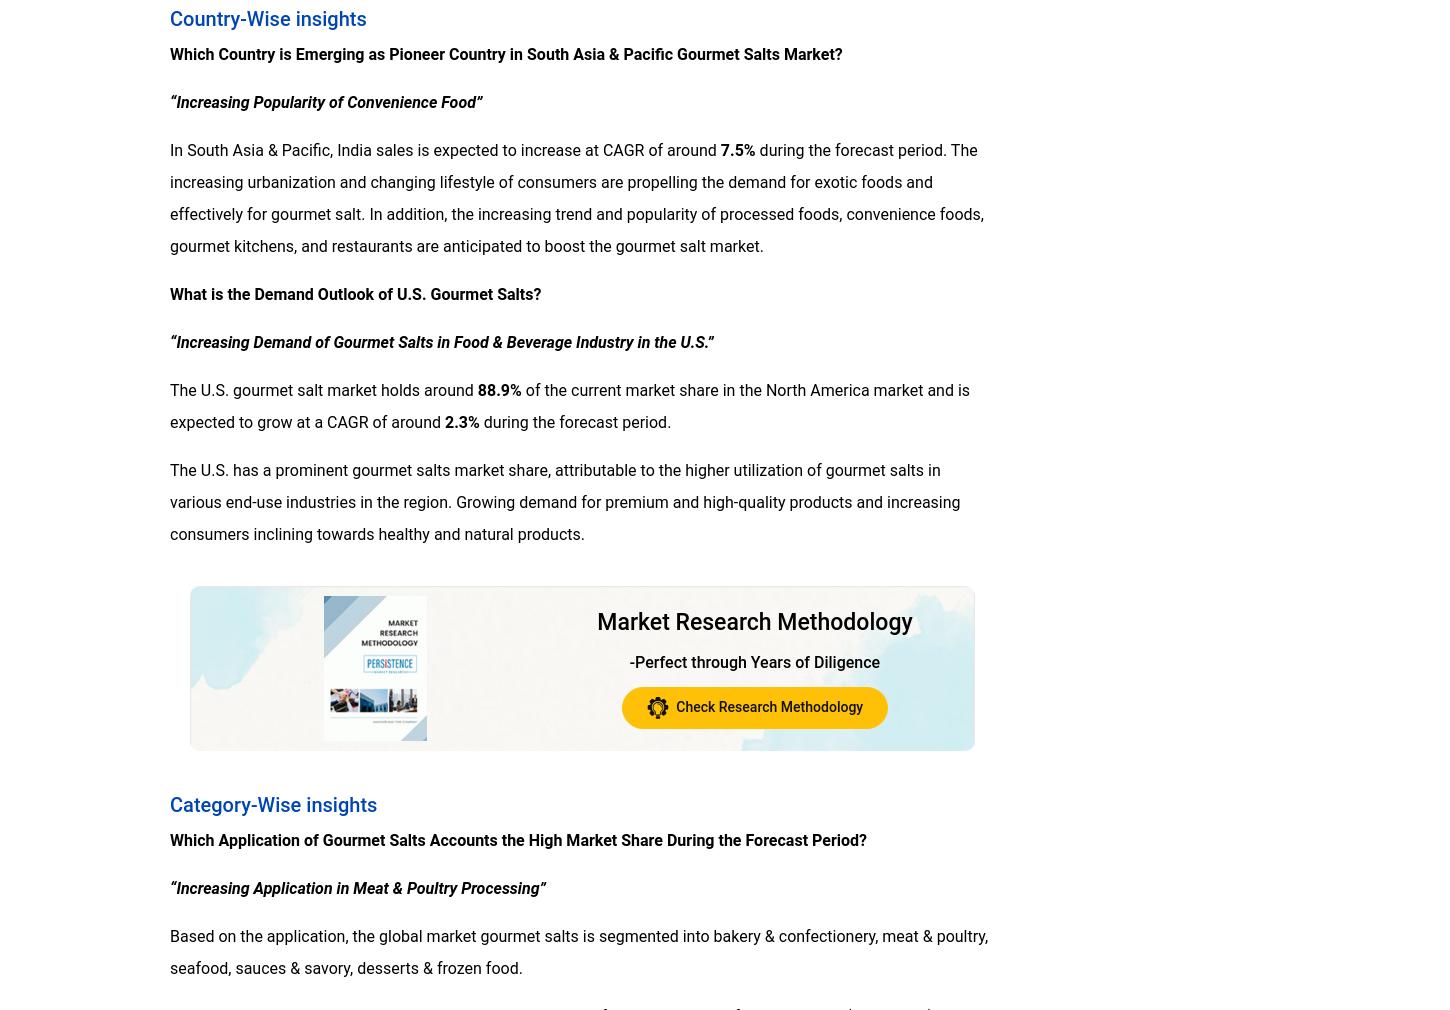 Image resolution: width=1450 pixels, height=1010 pixels. Describe the element at coordinates (168, 405) in the screenshot. I see `'of the current market share in the North America market and is expected to grow at a CAGR of around'` at that location.